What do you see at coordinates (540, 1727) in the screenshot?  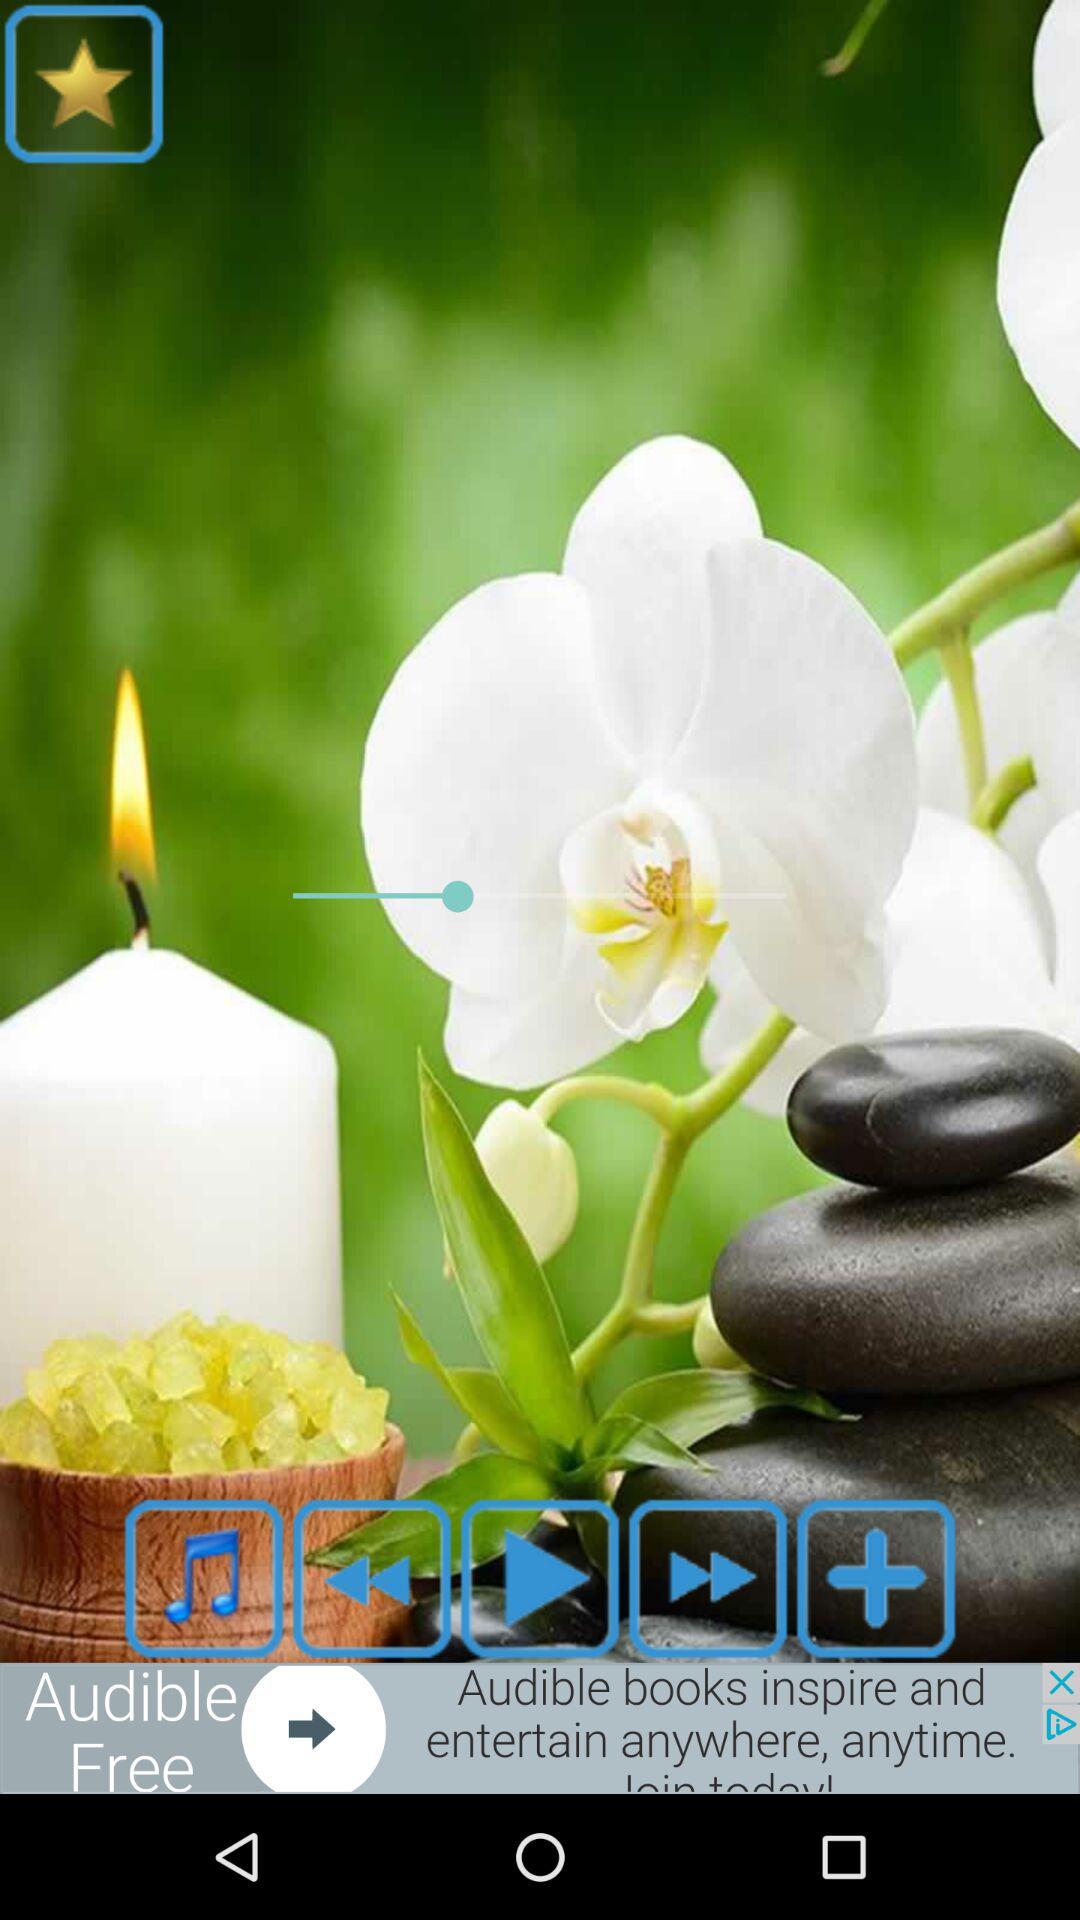 I see `advertisement area` at bounding box center [540, 1727].